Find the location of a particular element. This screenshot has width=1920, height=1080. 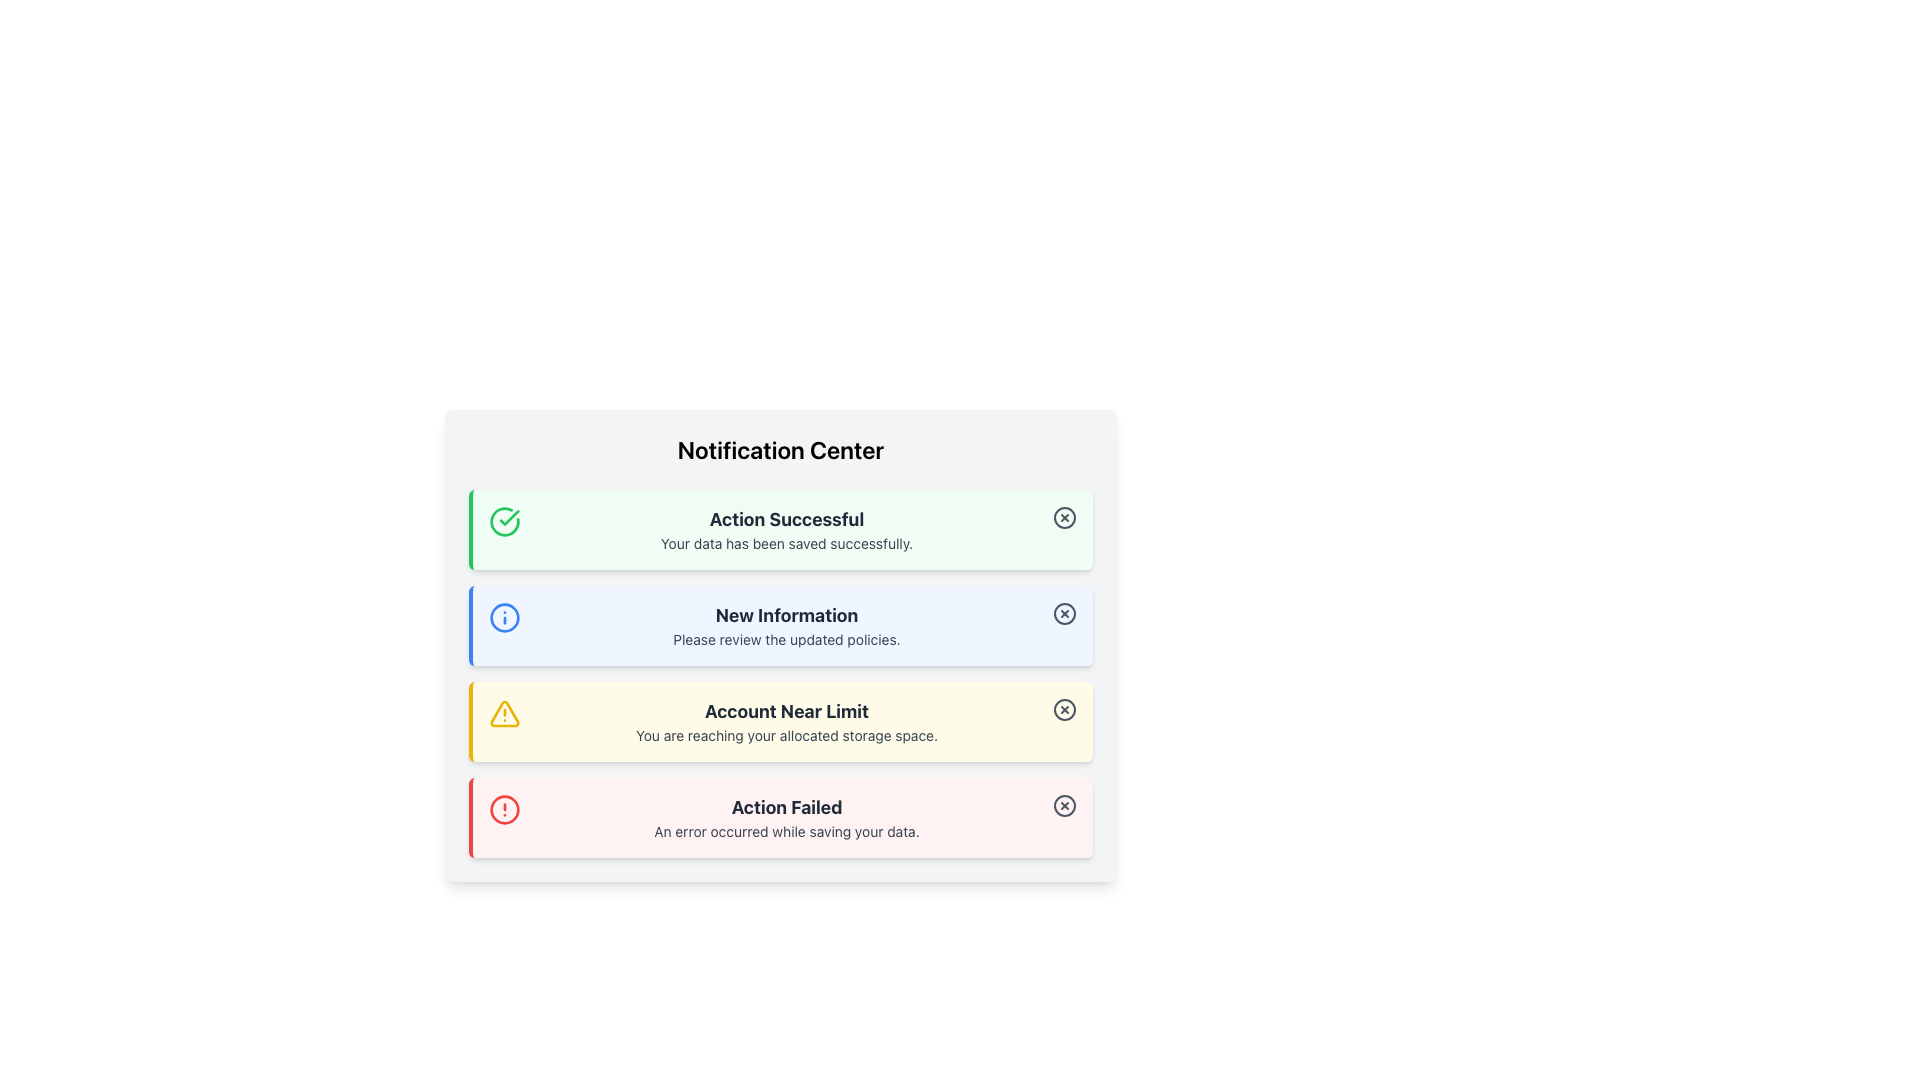

the success confirmation message text located beneath the bold heading 'Action Successful' in the notification panel is located at coordinates (786, 543).